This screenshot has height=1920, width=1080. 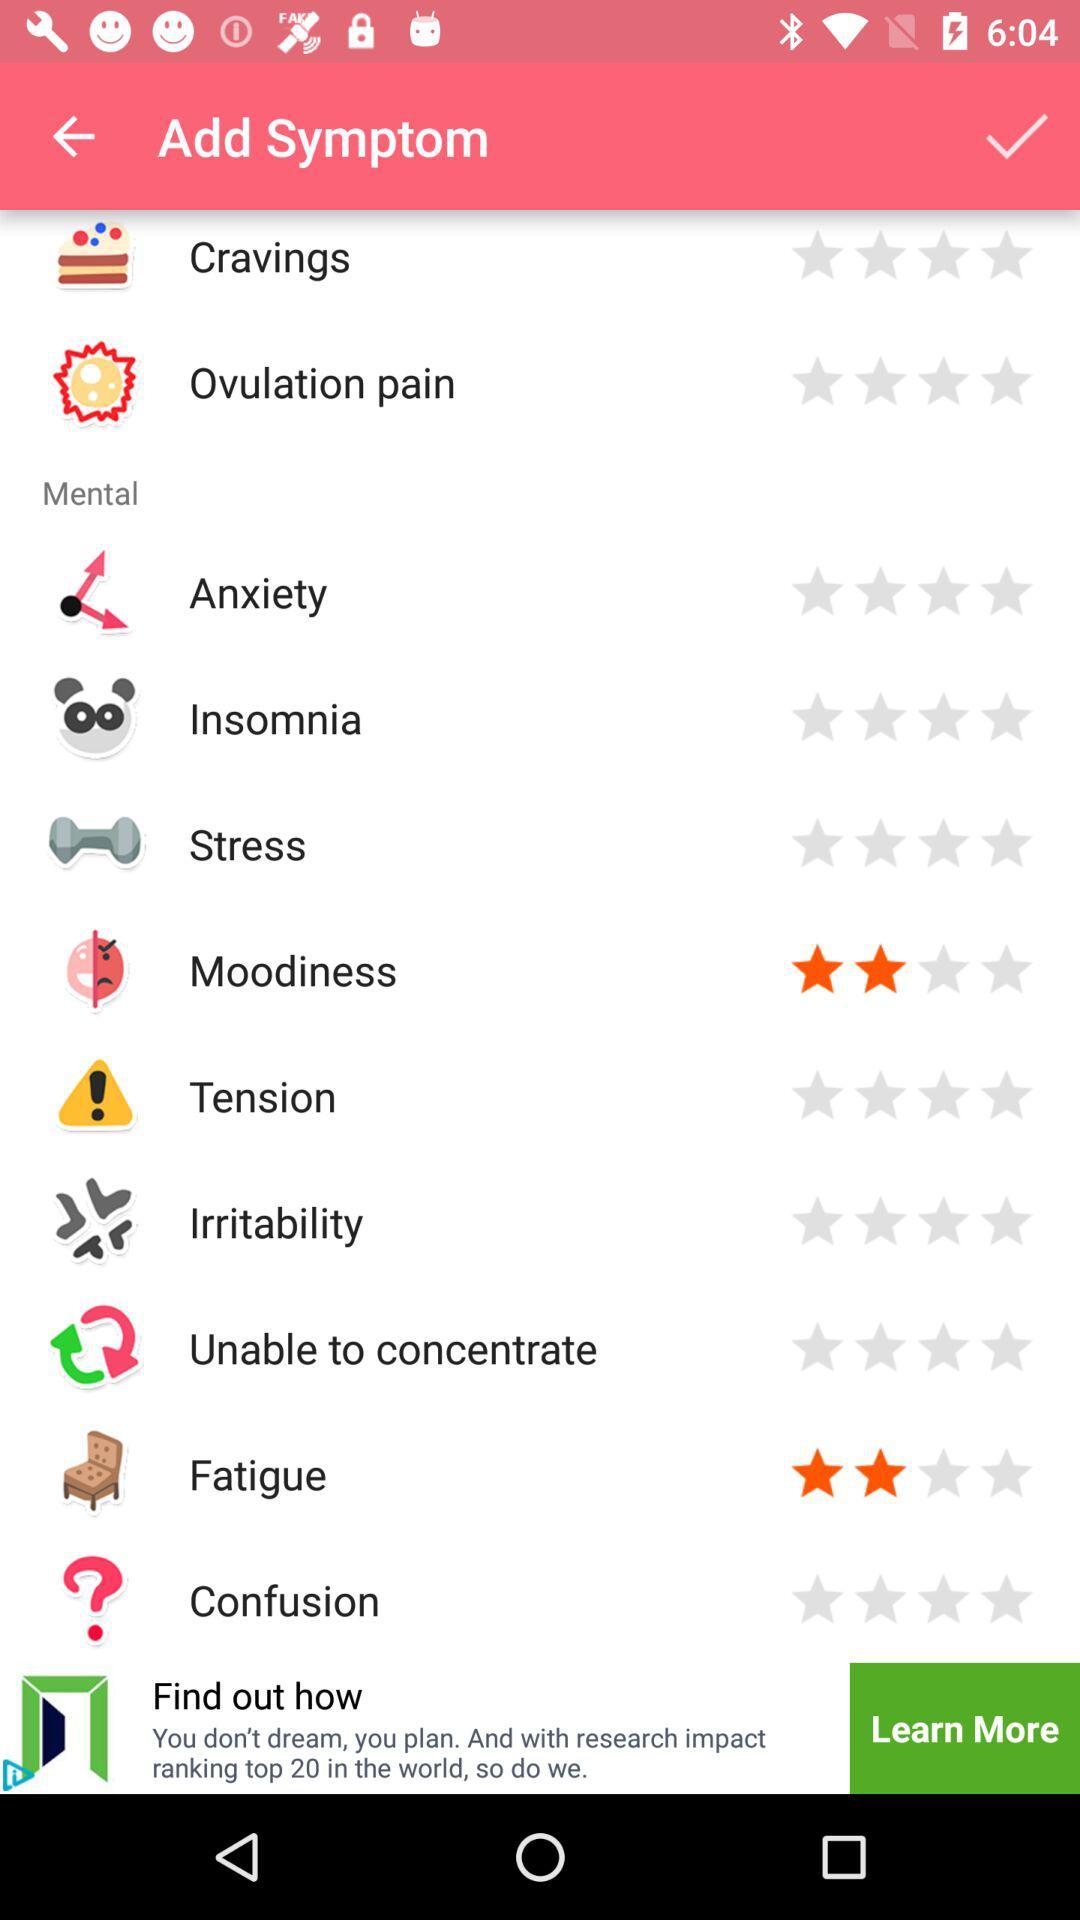 I want to click on two star rating, so click(x=879, y=717).